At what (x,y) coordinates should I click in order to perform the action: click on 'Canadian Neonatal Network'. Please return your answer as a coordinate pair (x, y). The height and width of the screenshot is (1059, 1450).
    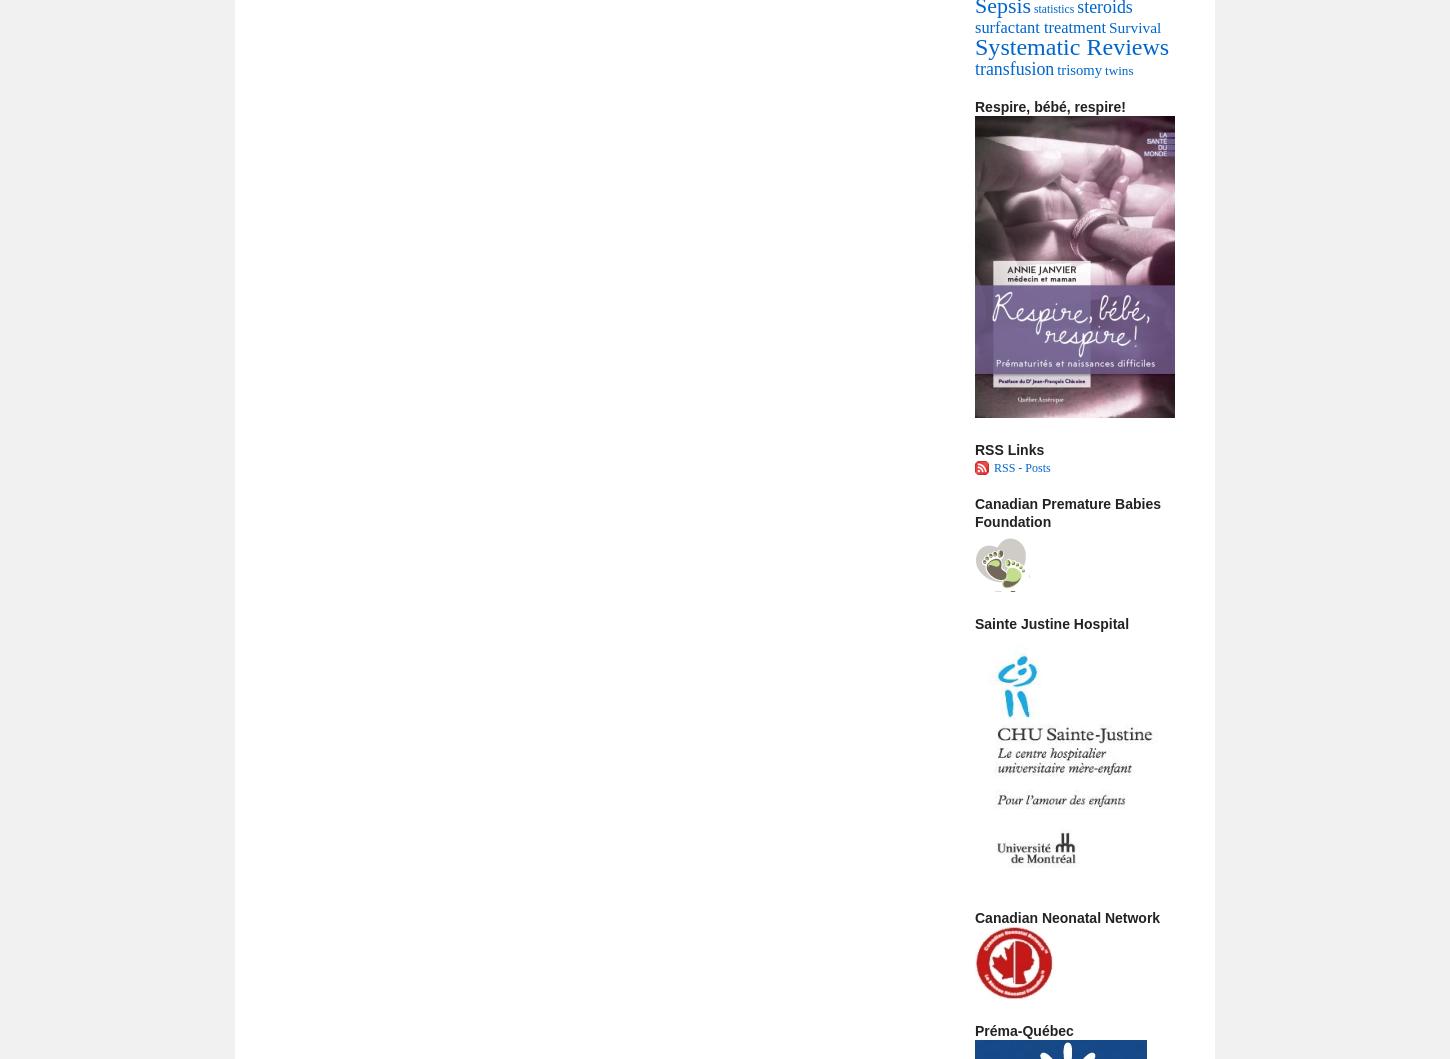
    Looking at the image, I should click on (974, 918).